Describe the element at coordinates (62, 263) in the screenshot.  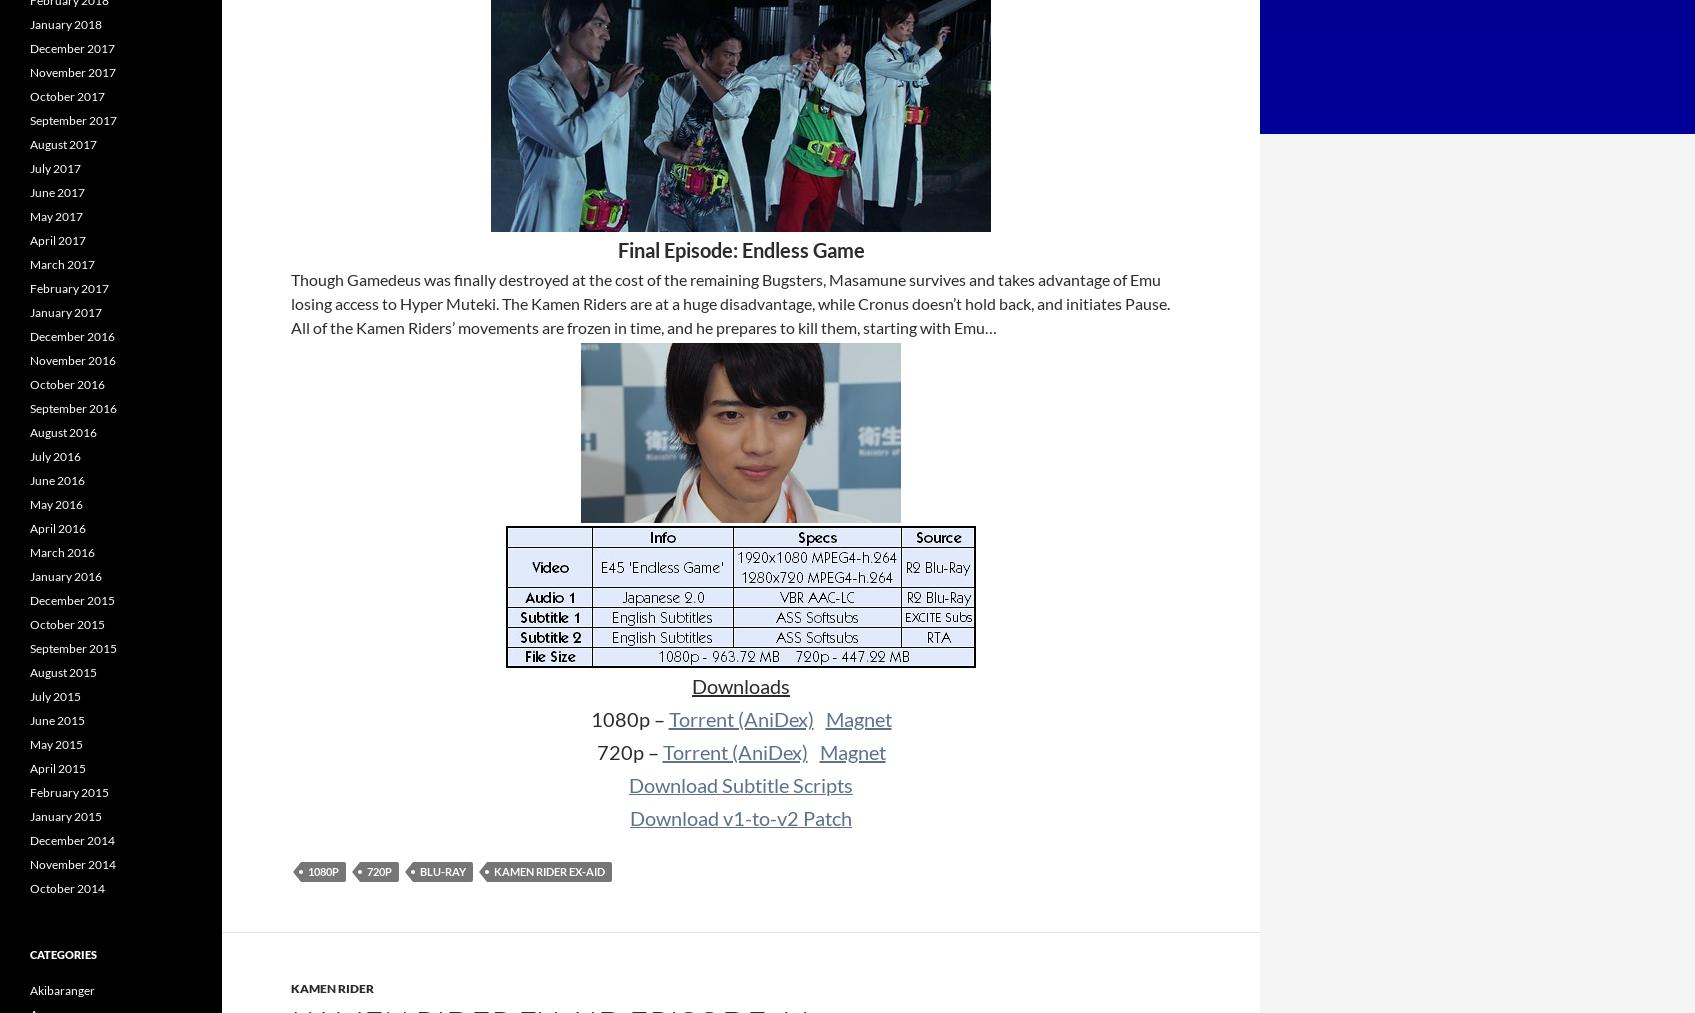
I see `'March 2017'` at that location.